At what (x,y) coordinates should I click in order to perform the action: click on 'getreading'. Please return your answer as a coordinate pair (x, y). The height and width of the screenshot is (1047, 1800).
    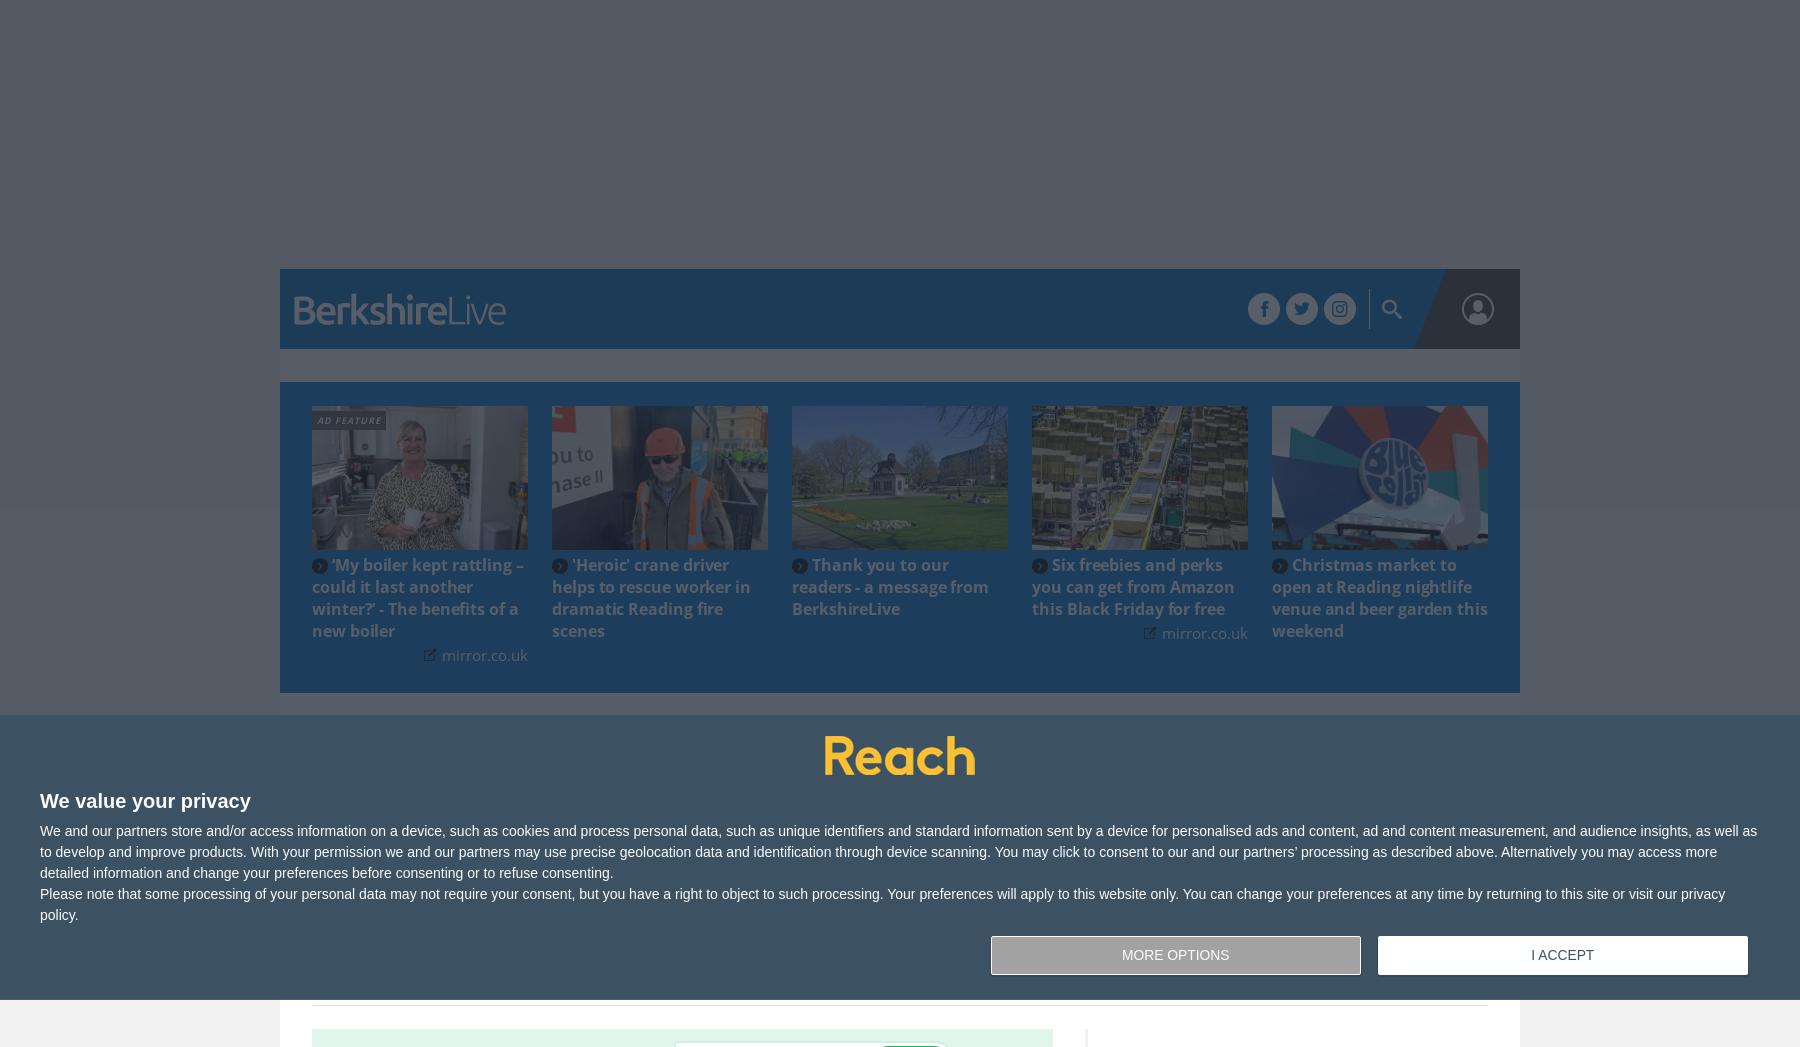
    Looking at the image, I should click on (579, 277).